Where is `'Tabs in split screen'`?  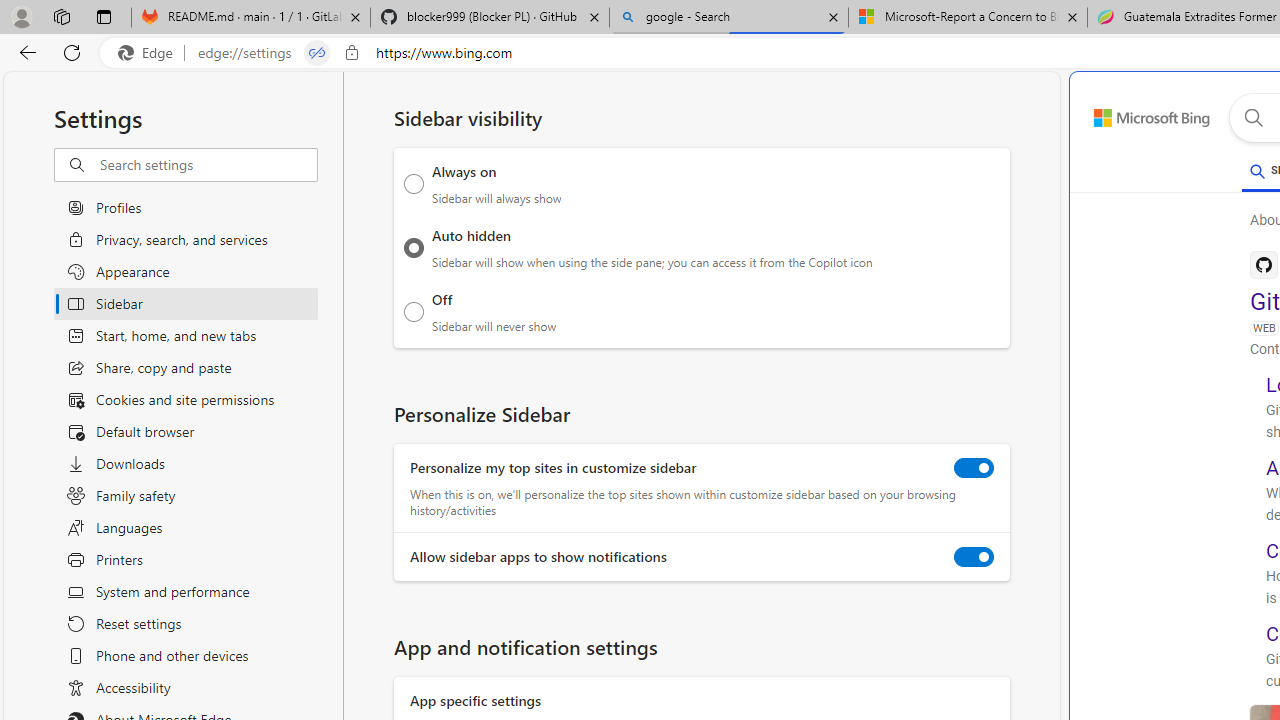
'Tabs in split screen' is located at coordinates (316, 52).